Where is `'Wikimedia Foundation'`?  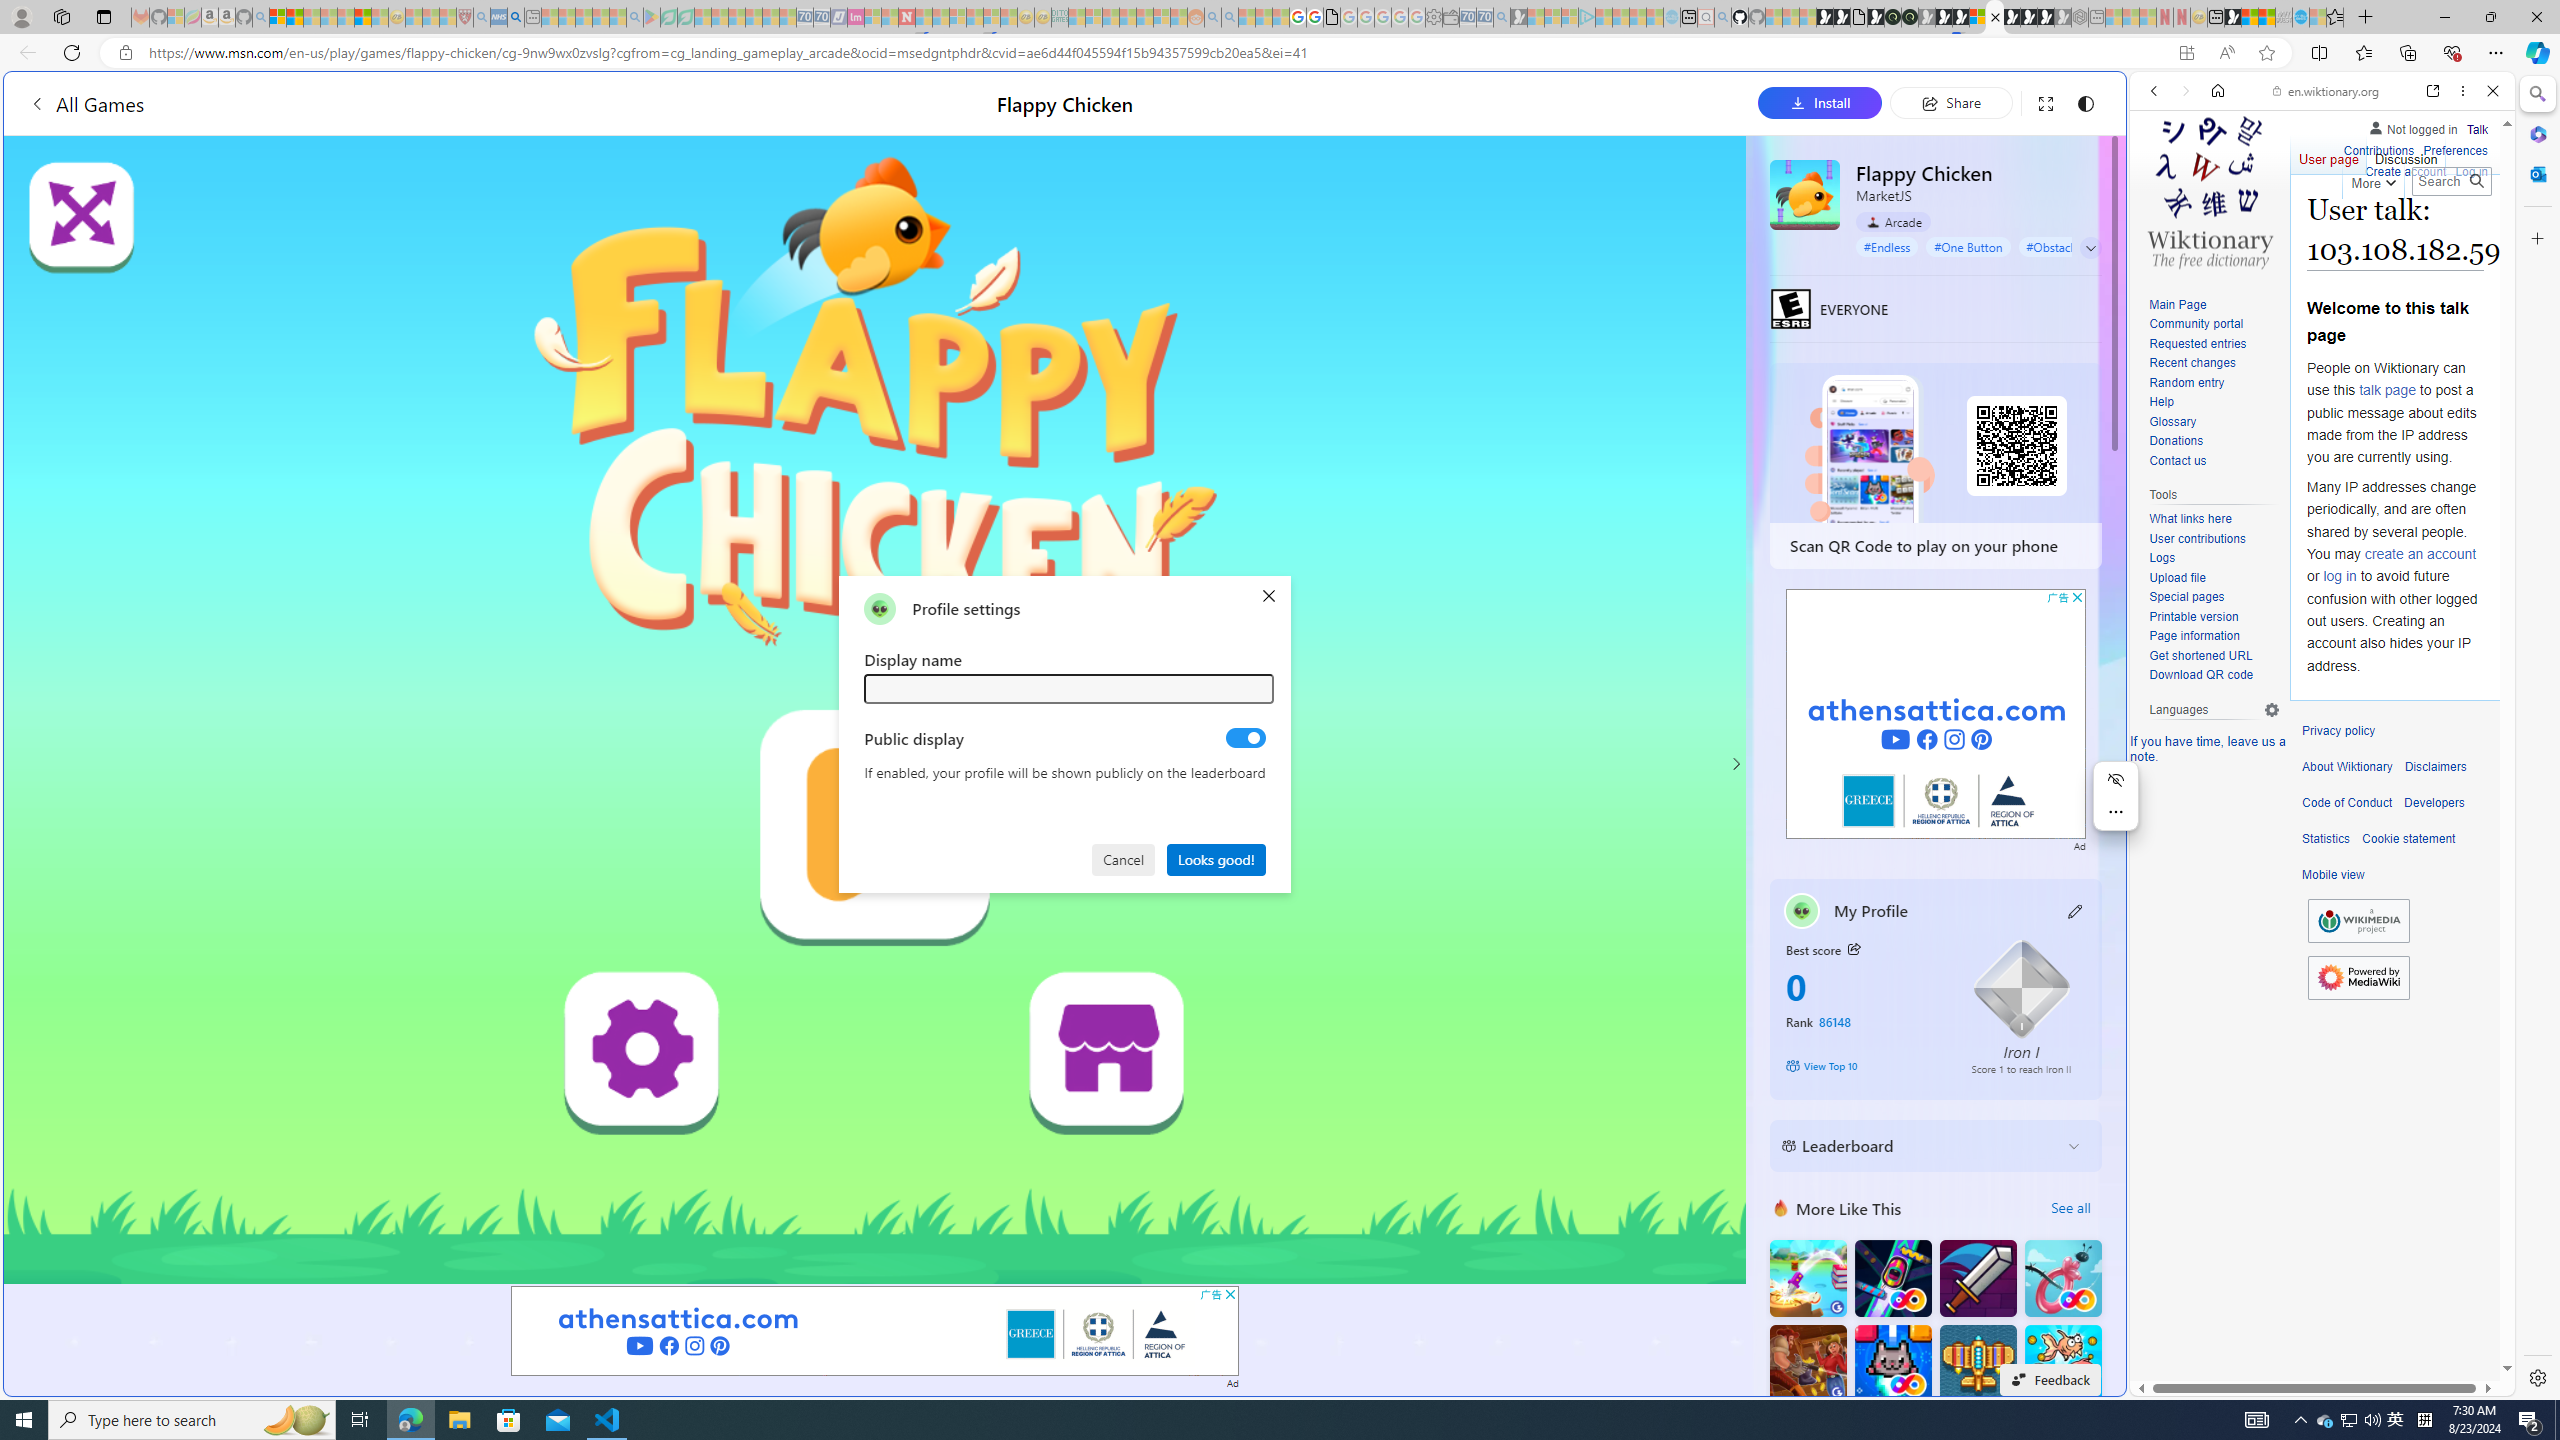
'Wikimedia Foundation' is located at coordinates (2359, 920).